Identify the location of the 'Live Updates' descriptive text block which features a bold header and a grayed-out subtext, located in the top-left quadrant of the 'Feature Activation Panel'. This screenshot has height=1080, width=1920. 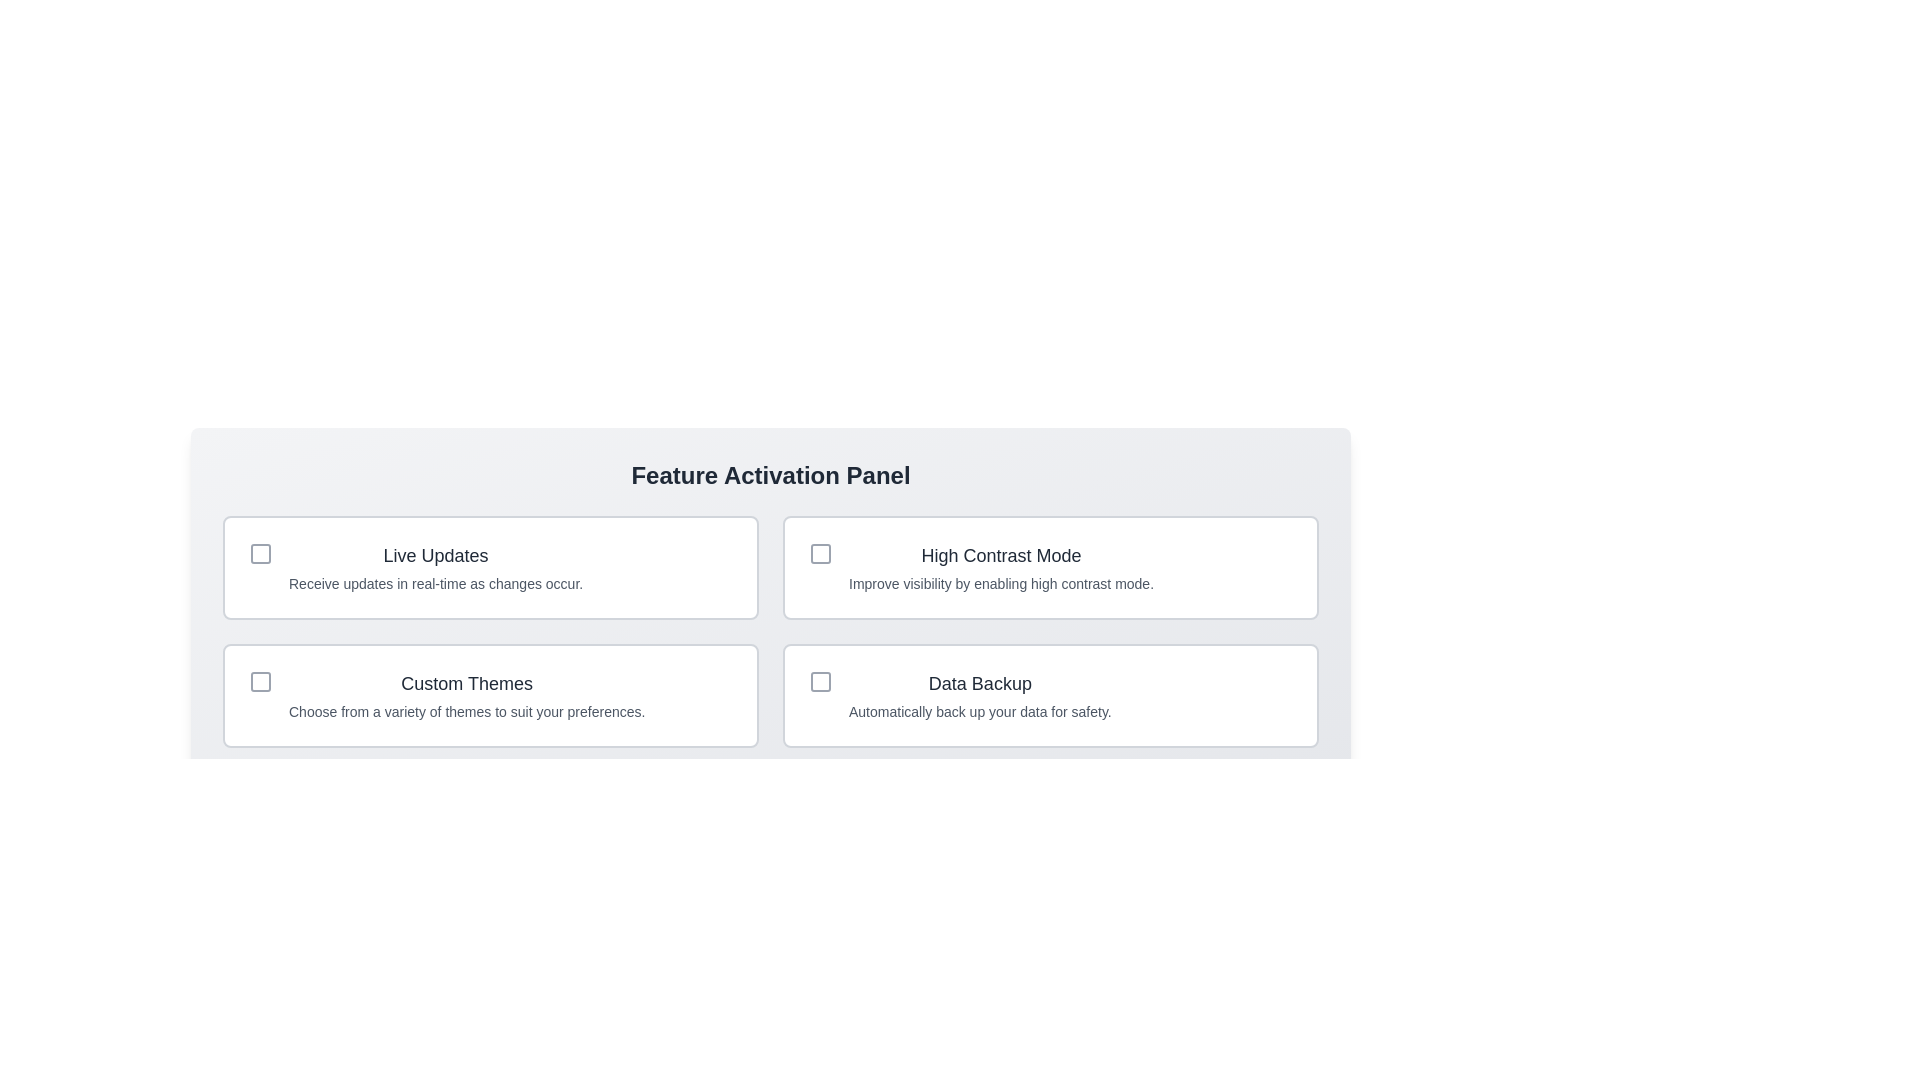
(435, 567).